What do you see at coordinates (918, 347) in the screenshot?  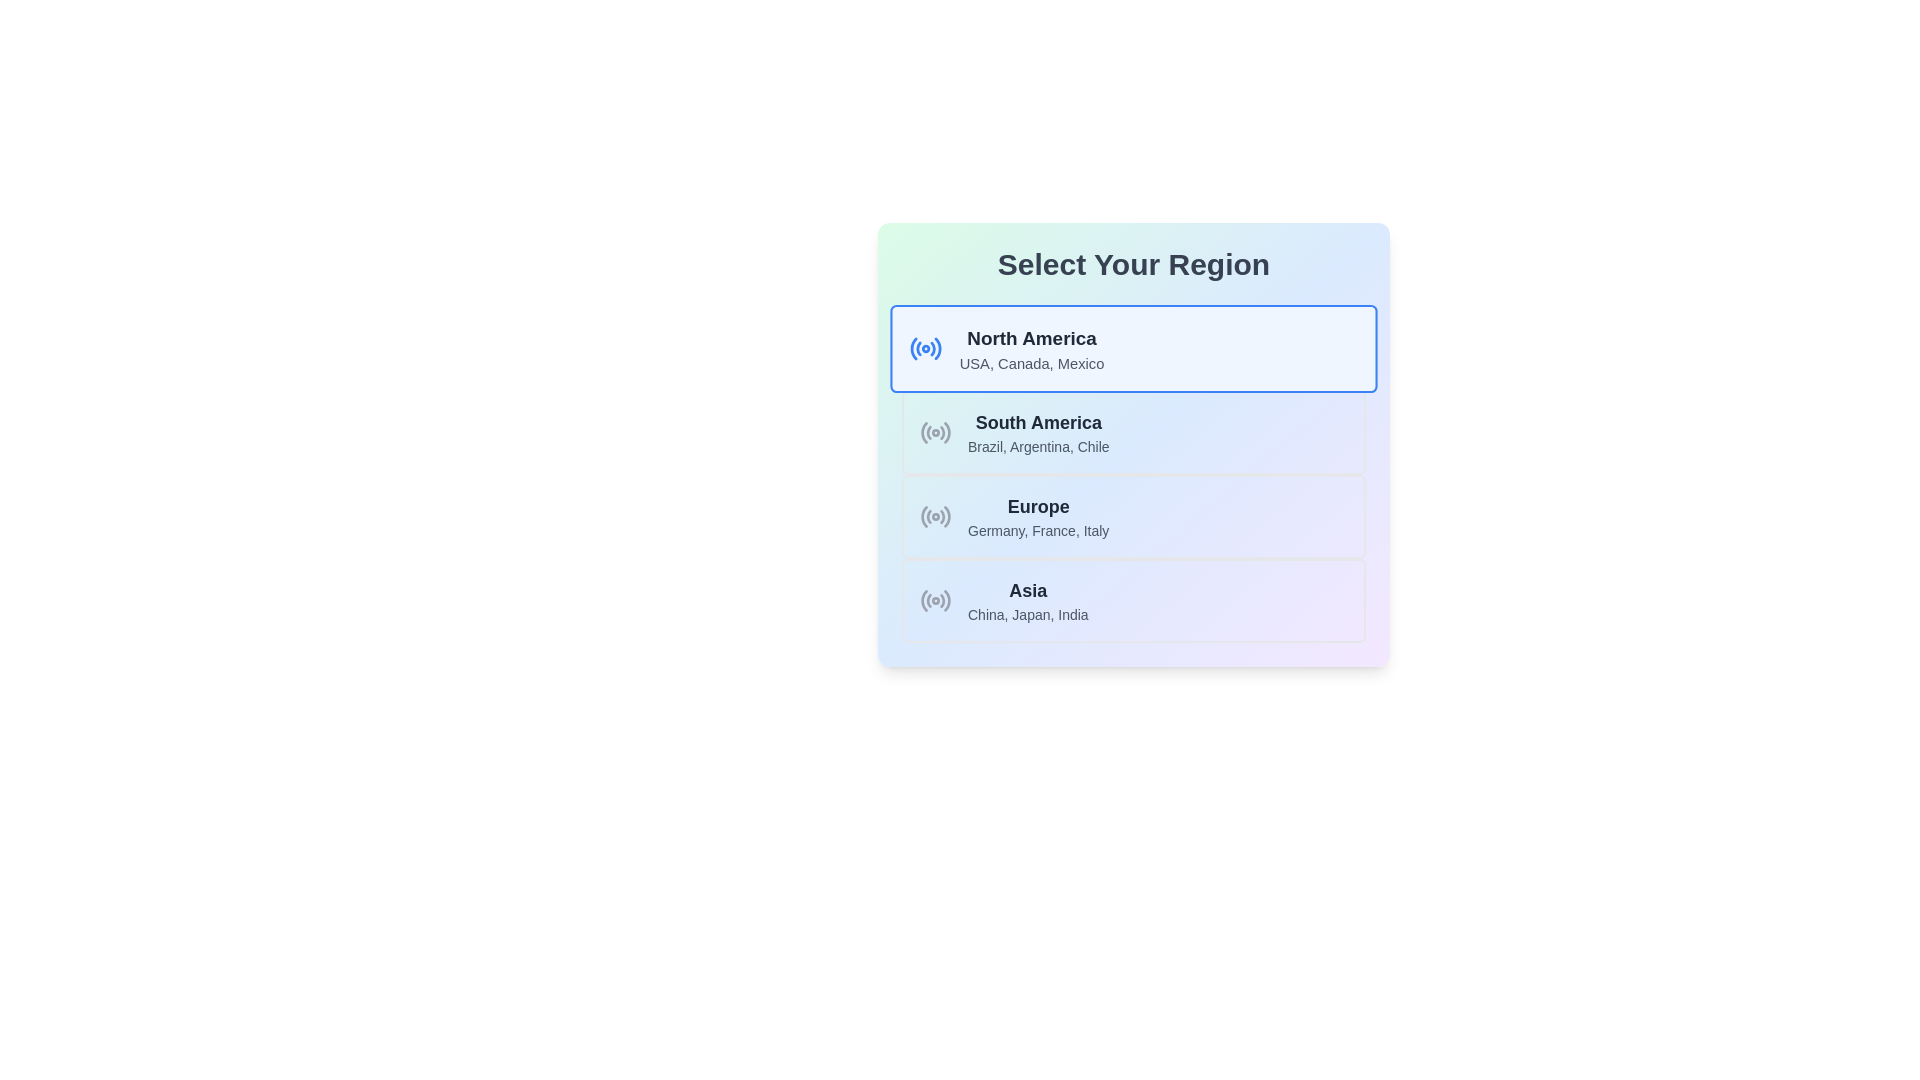 I see `the second curved line of the radio wave icon located near the top left corner of the 'North America' option under 'Select Your Region'` at bounding box center [918, 347].